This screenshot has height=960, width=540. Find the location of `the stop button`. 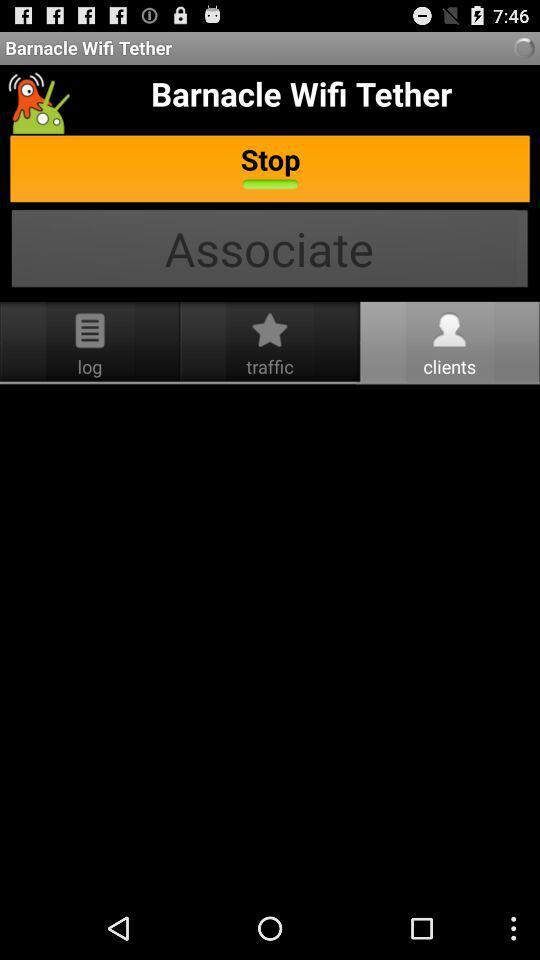

the stop button is located at coordinates (270, 169).